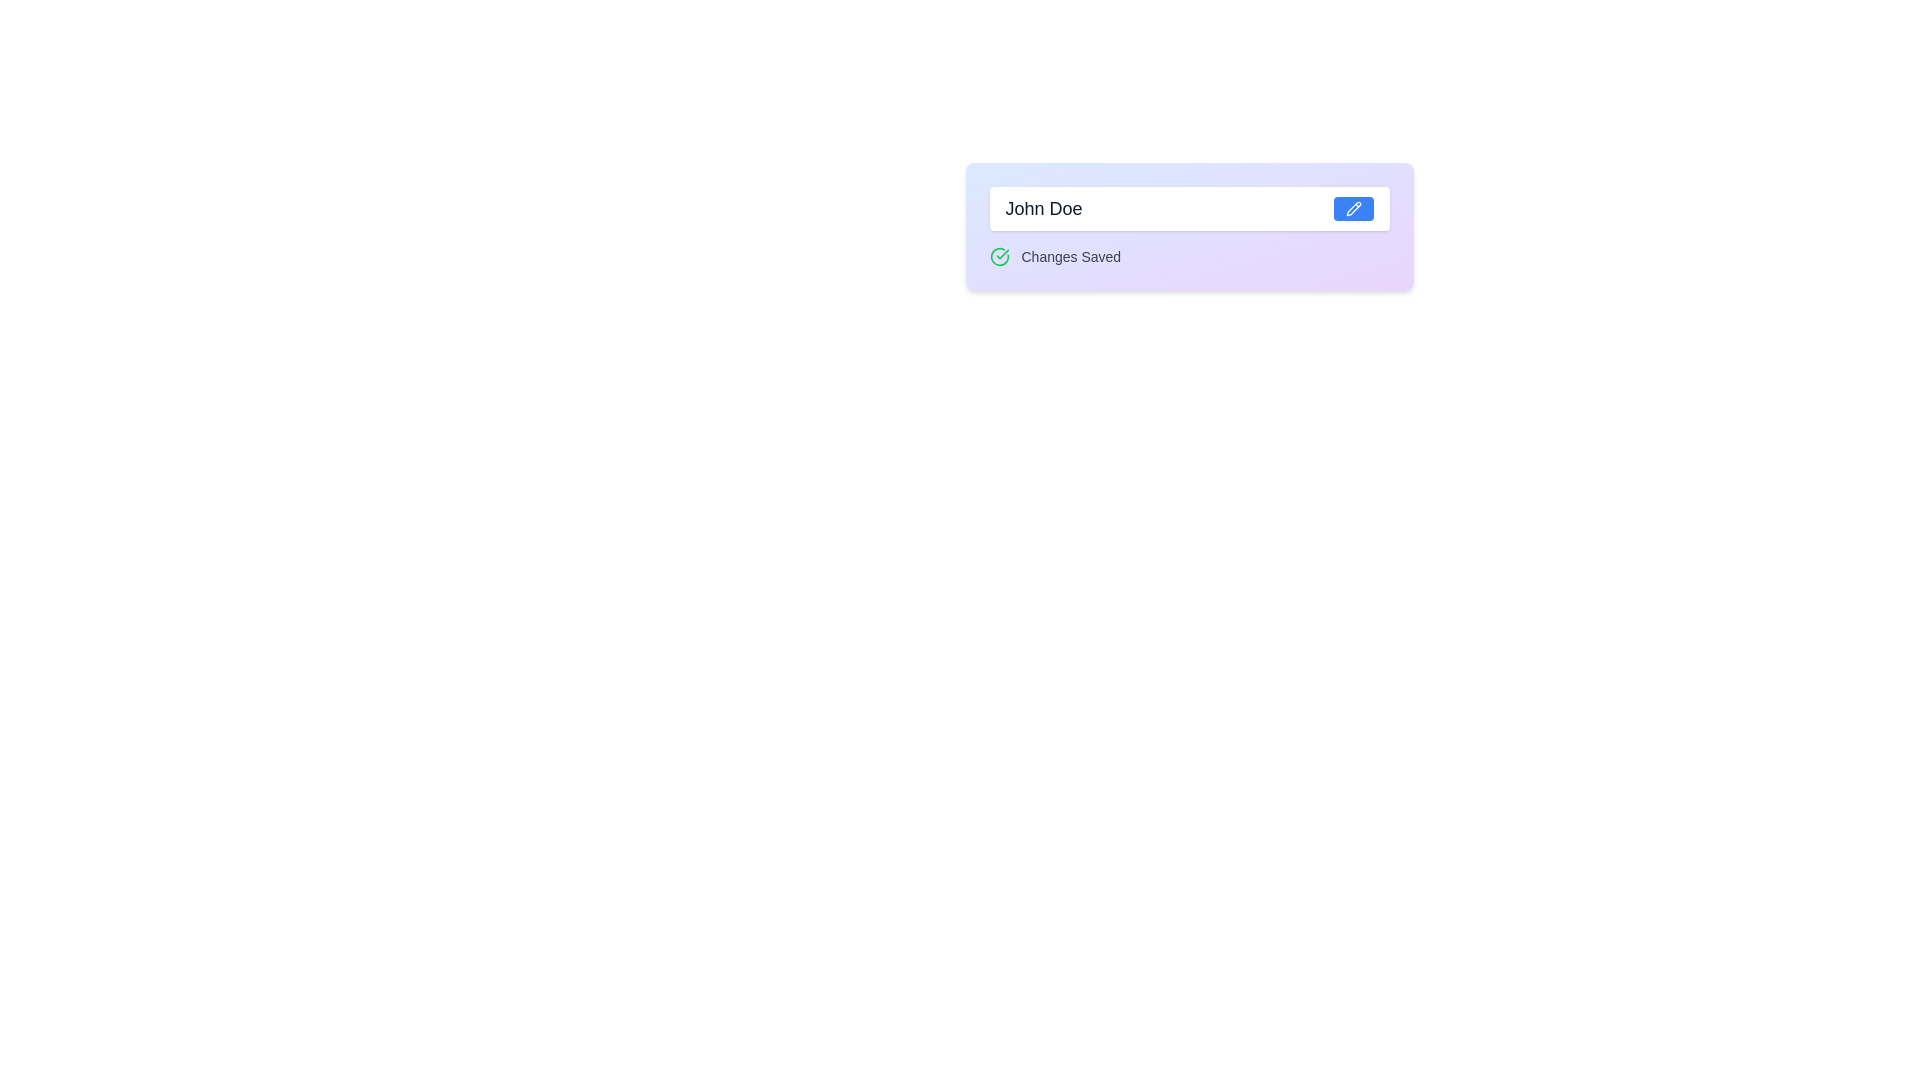 Image resolution: width=1920 pixels, height=1080 pixels. I want to click on the blue pencil-shaped icon button located at the right margin of the input field containing the name 'John Doe', so click(1353, 208).